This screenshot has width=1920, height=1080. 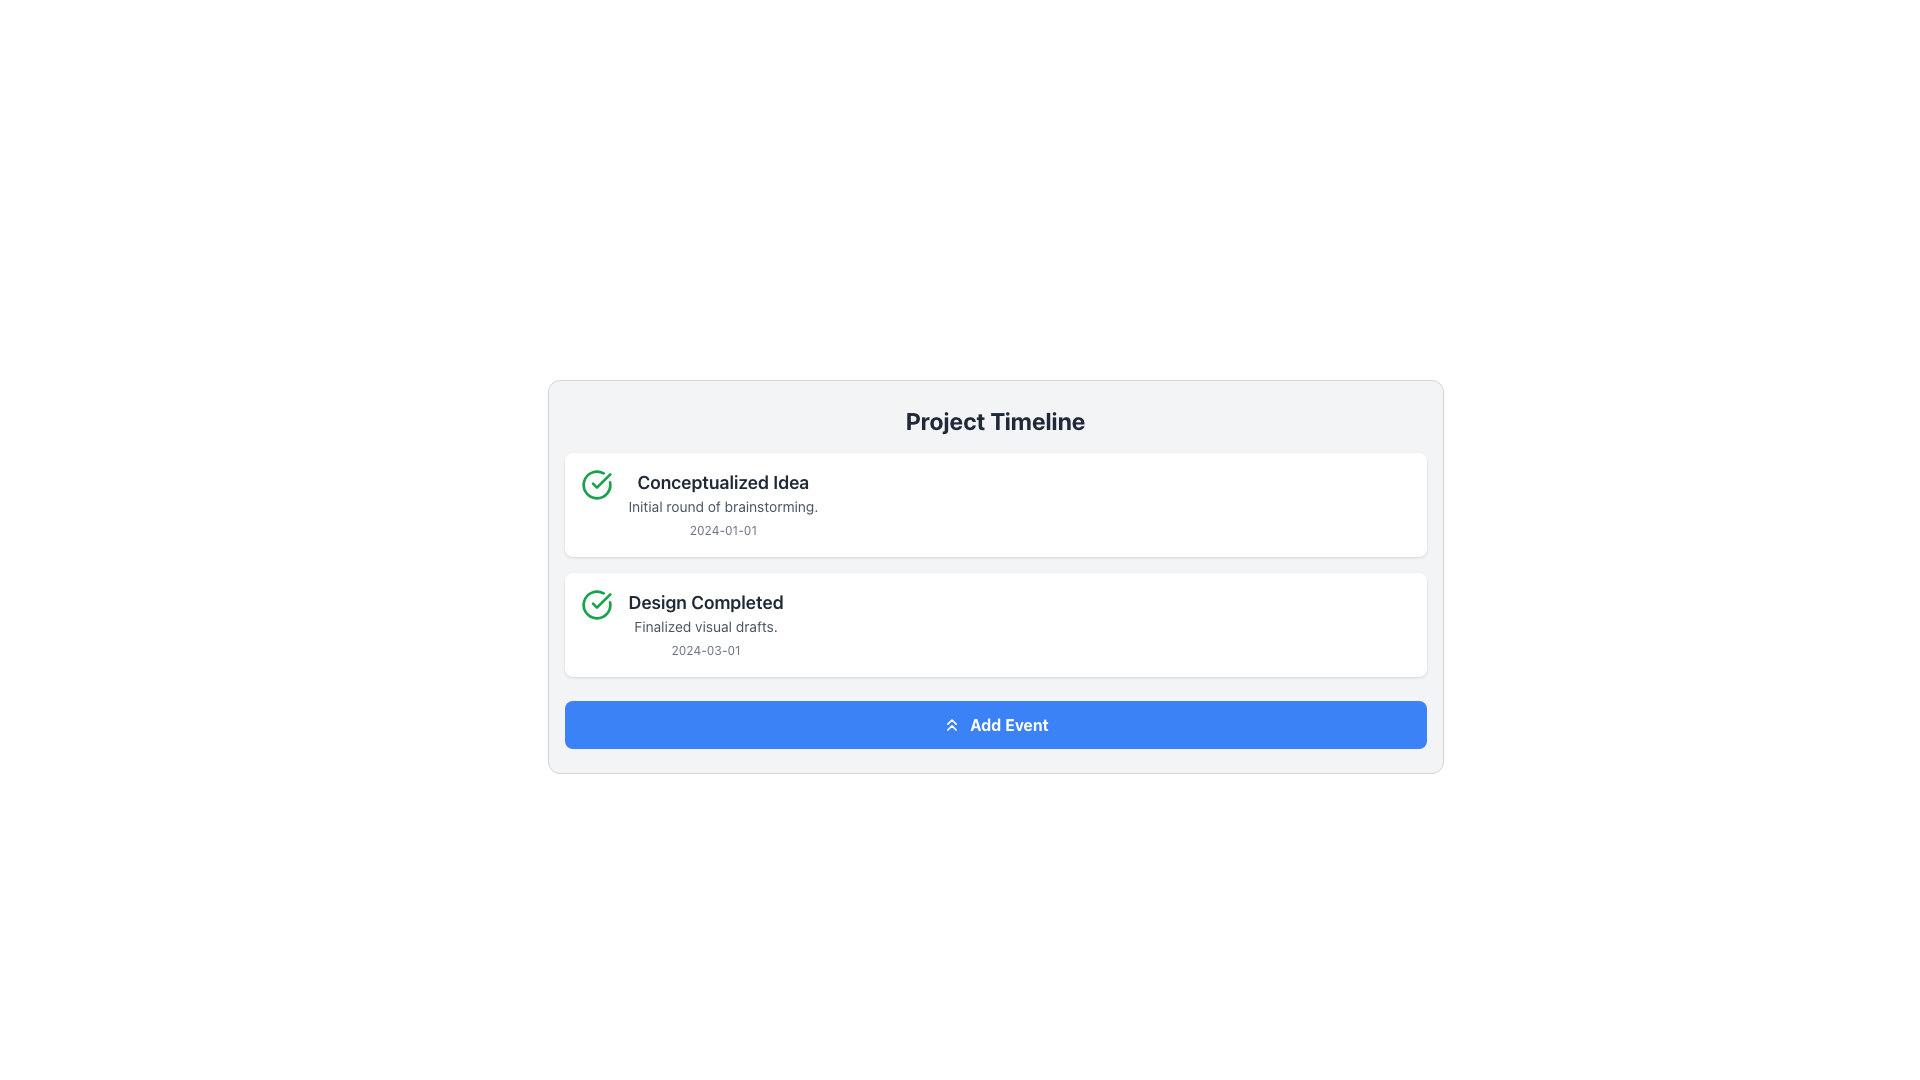 I want to click on the header text element located directly above the text 'Finalized visual drafts.', so click(x=706, y=601).